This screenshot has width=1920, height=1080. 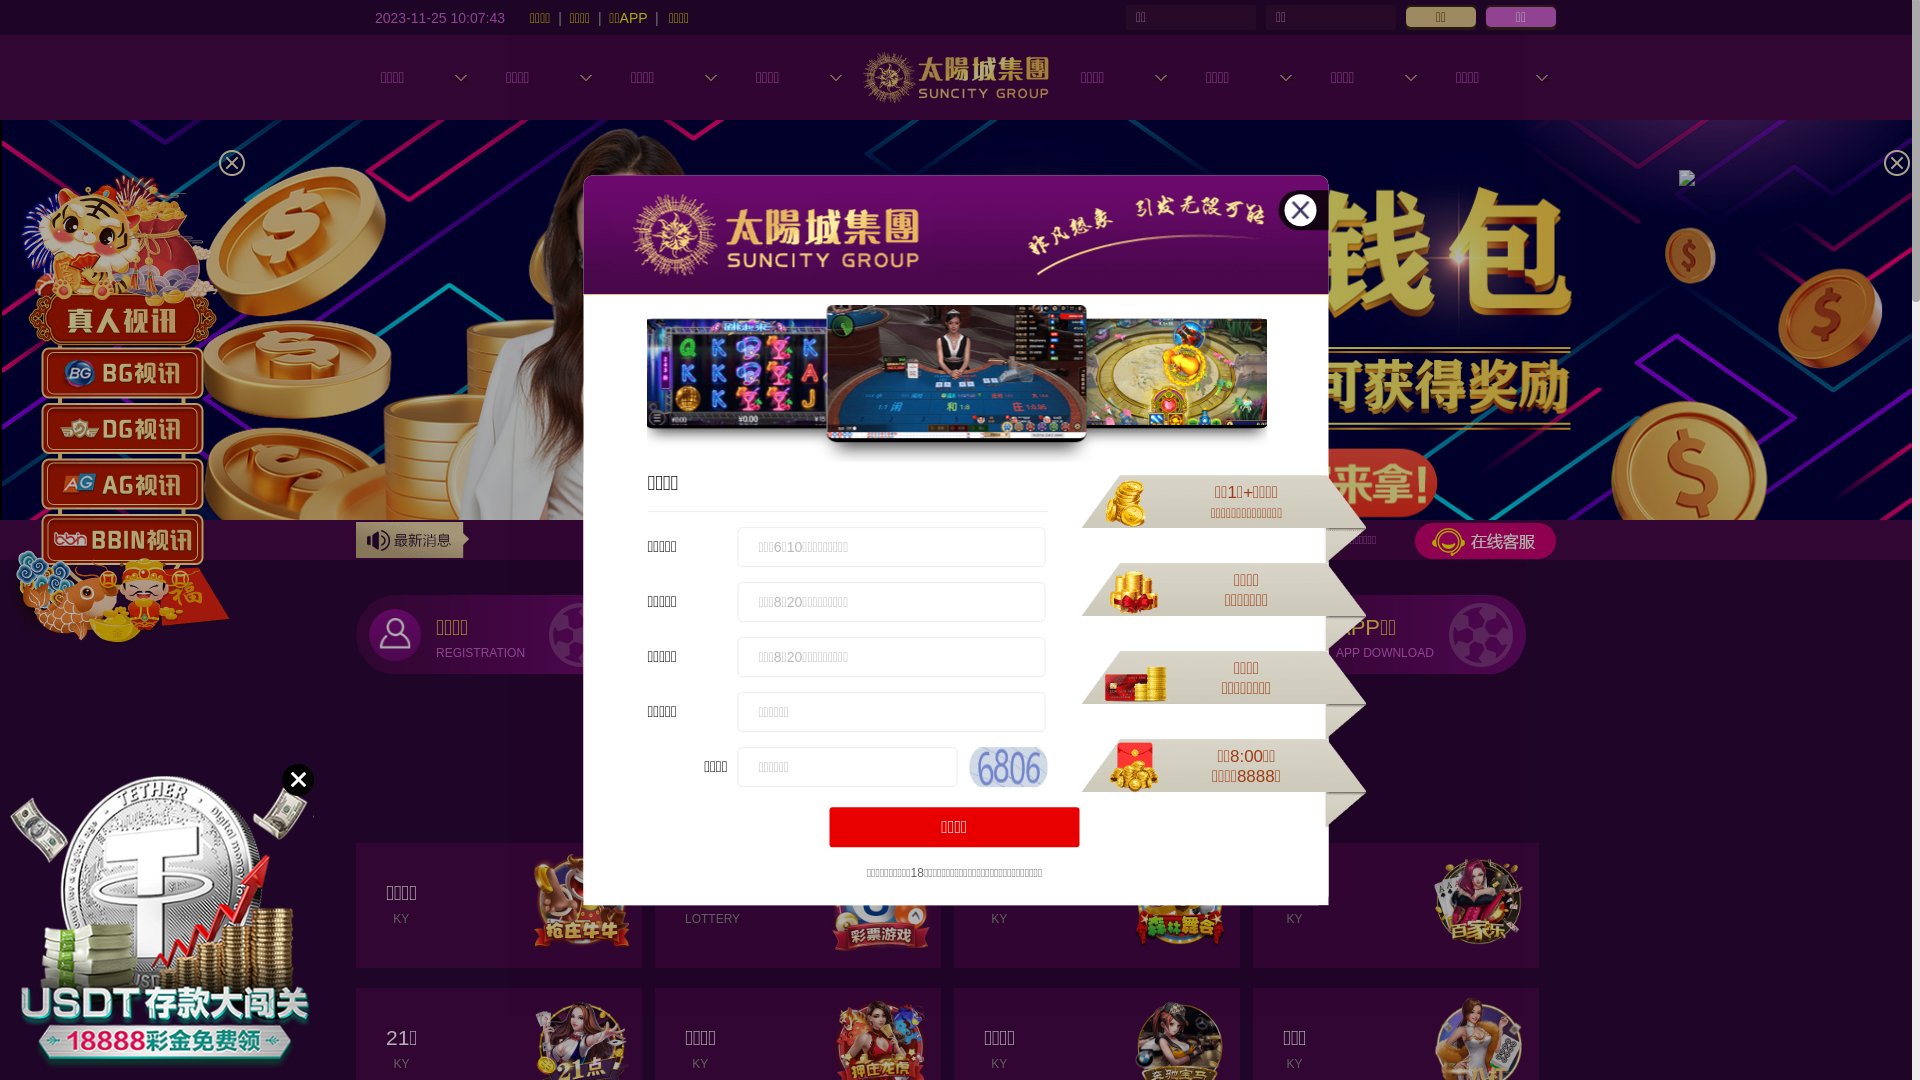 I want to click on '2023-11-25 10:07:42', so click(x=374, y=16).